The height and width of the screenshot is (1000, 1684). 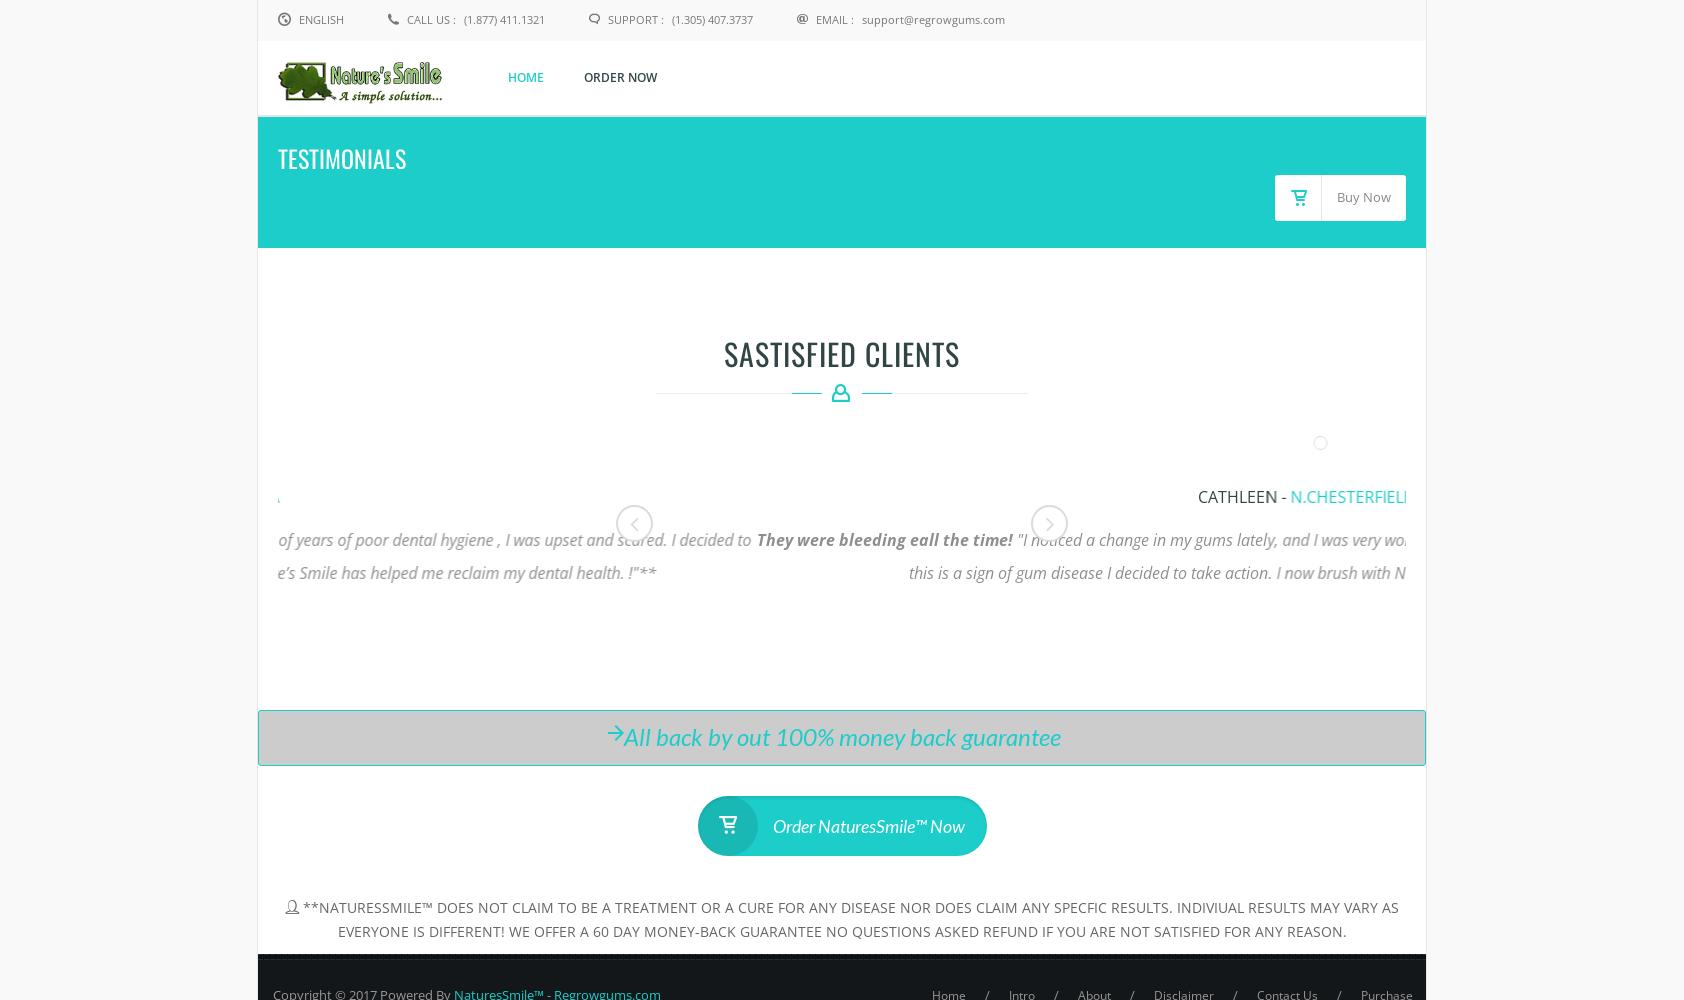 I want to click on 'Testimonials', so click(x=342, y=157).